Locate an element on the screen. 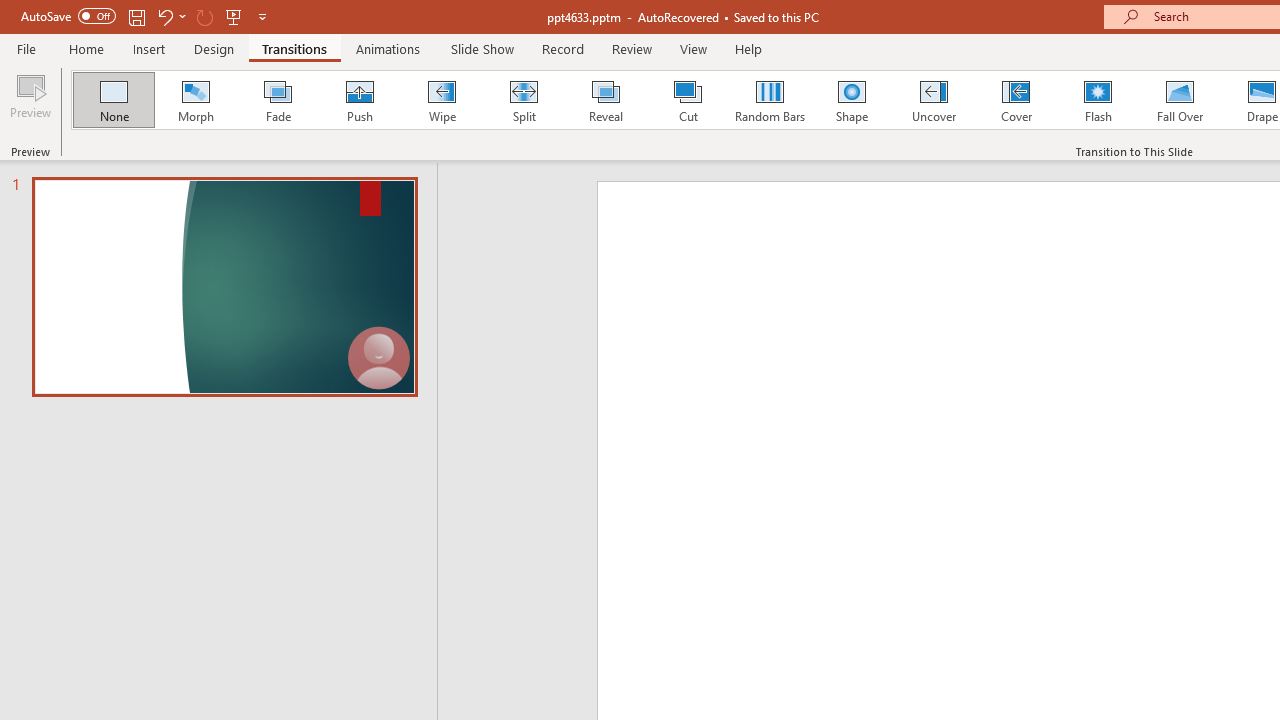  'Push' is located at coordinates (359, 100).